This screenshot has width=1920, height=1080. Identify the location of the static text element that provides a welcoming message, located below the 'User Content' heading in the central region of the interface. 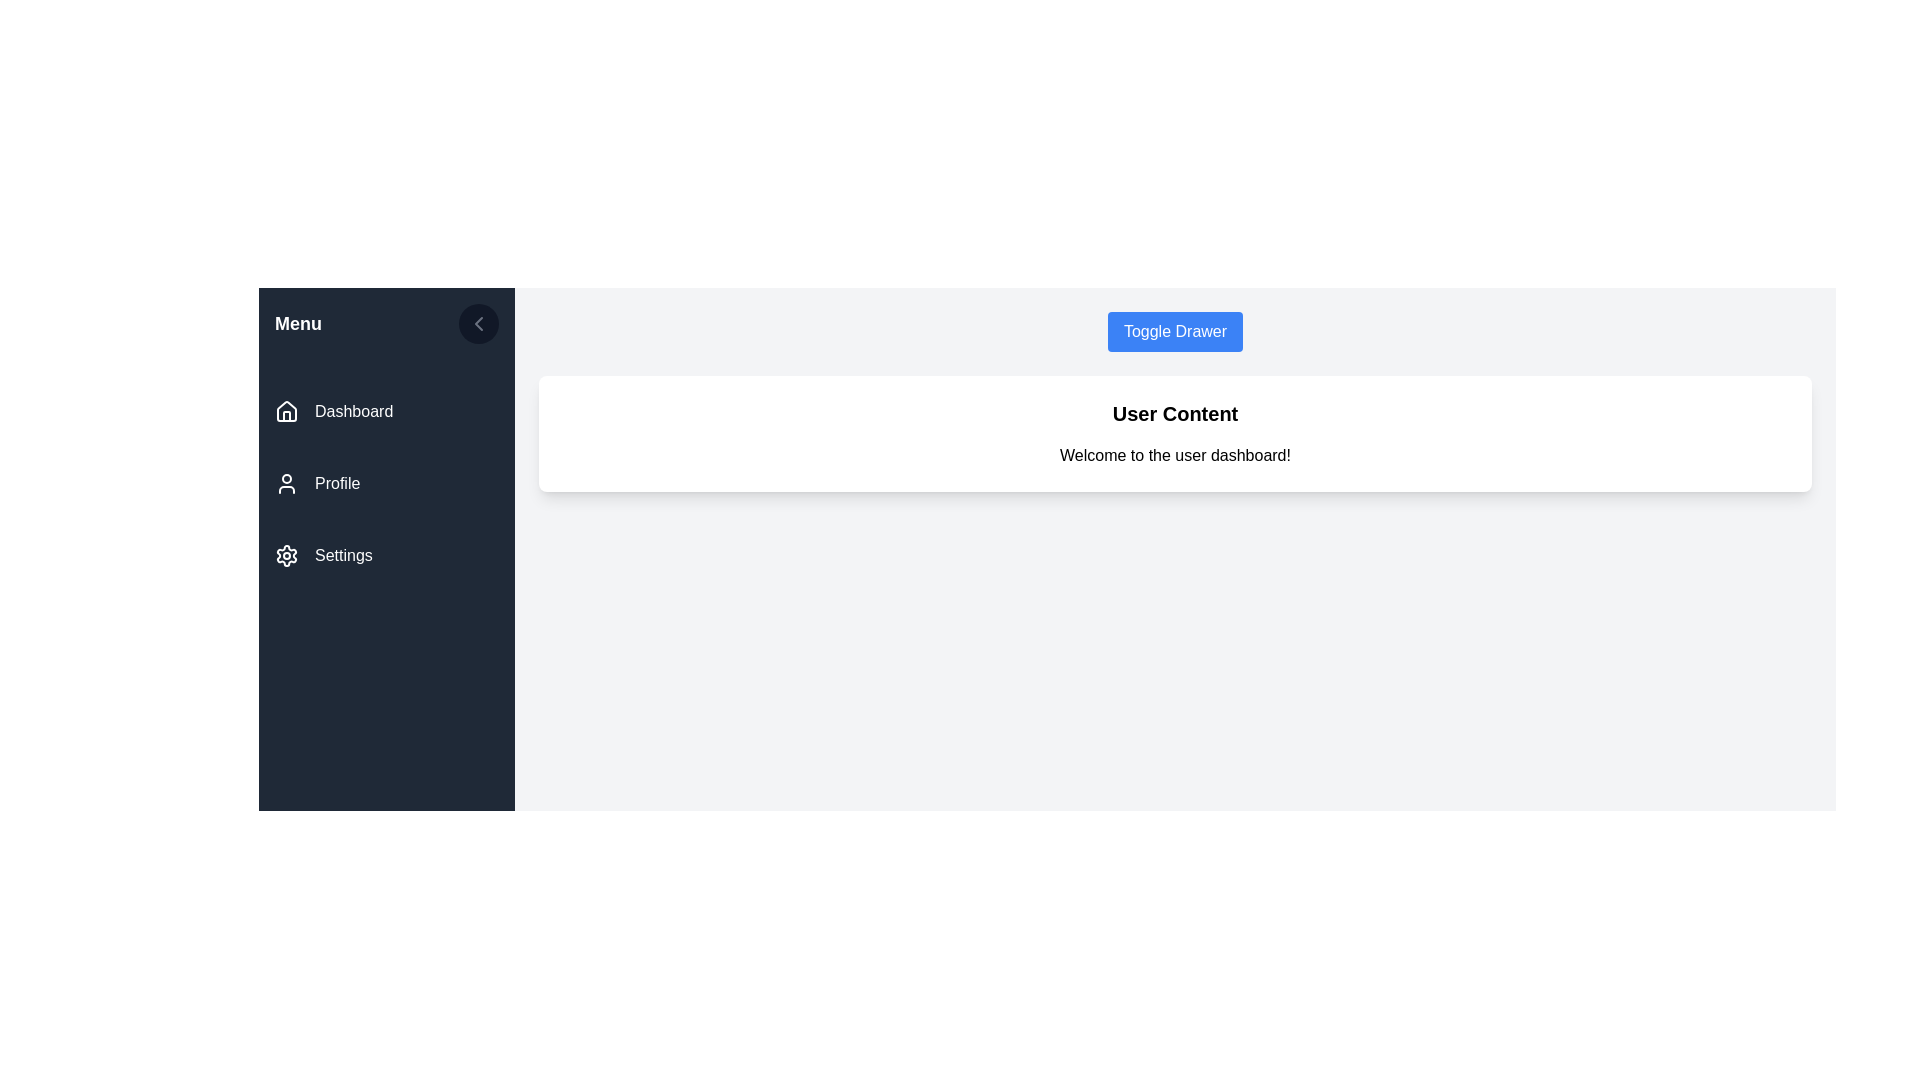
(1175, 455).